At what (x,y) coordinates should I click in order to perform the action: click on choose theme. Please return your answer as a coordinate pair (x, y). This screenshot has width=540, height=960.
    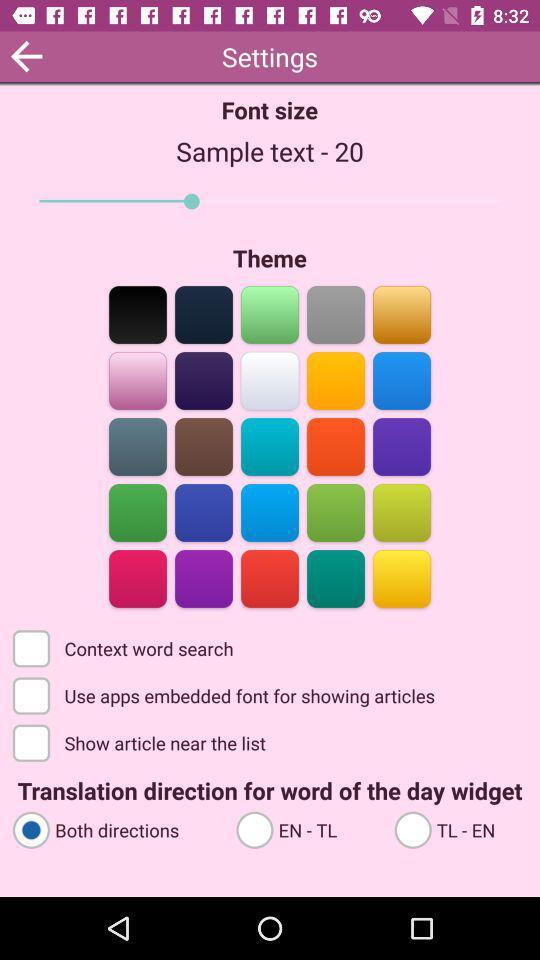
    Looking at the image, I should click on (137, 313).